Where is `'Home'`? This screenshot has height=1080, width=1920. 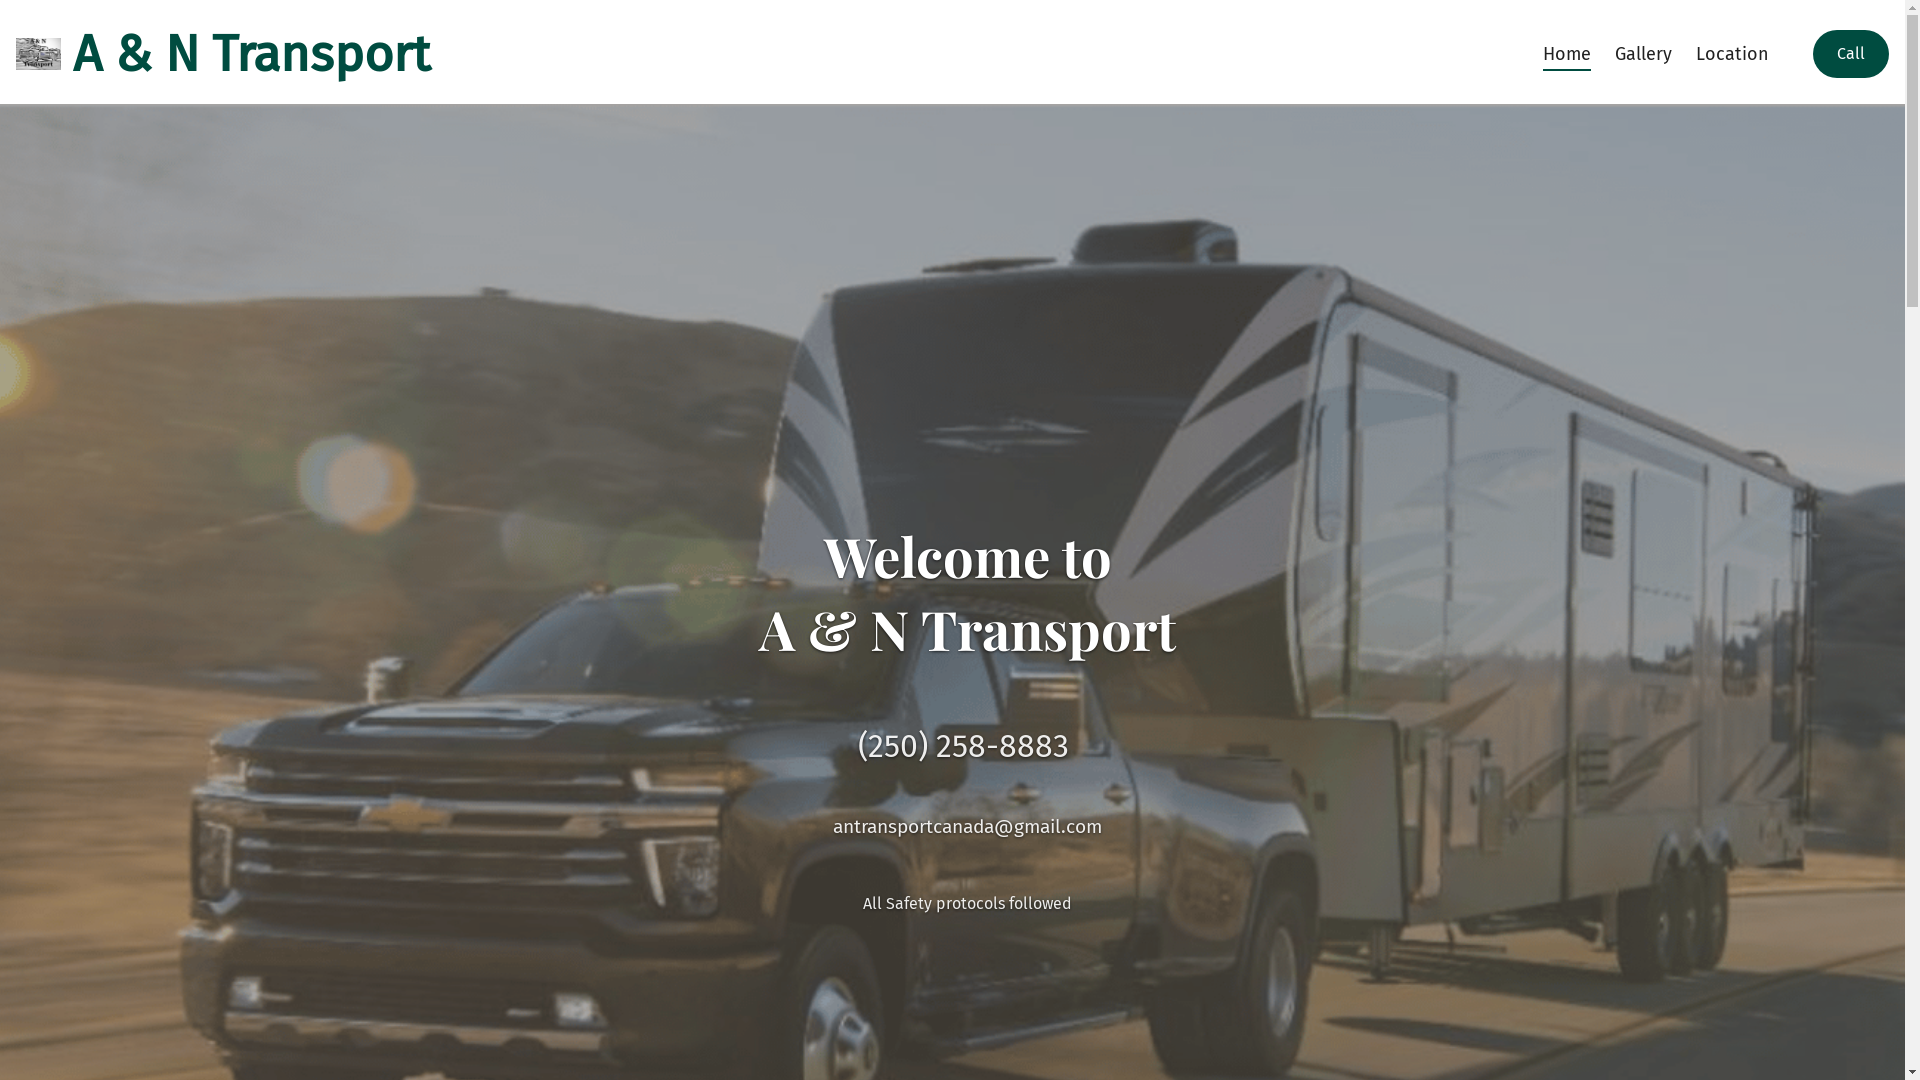
'Home' is located at coordinates (1565, 53).